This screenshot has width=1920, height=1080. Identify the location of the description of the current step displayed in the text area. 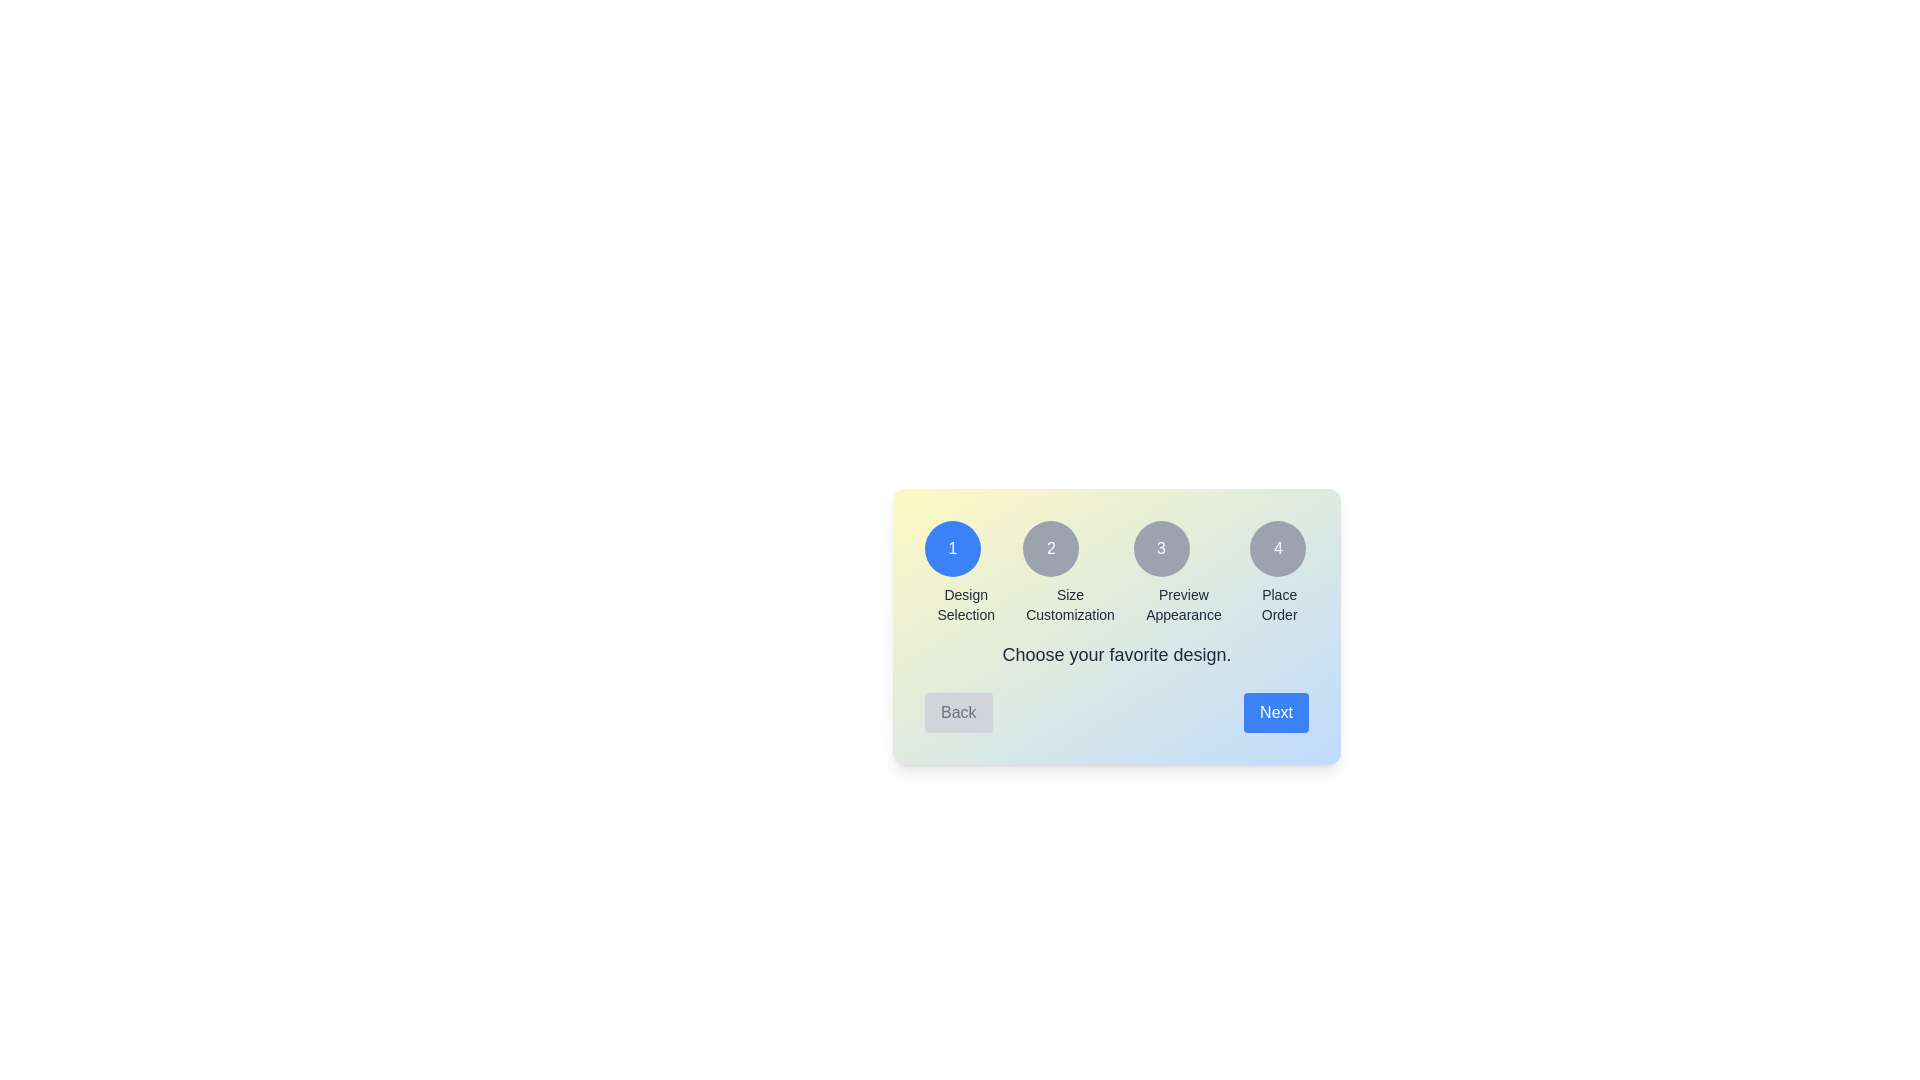
(1116, 655).